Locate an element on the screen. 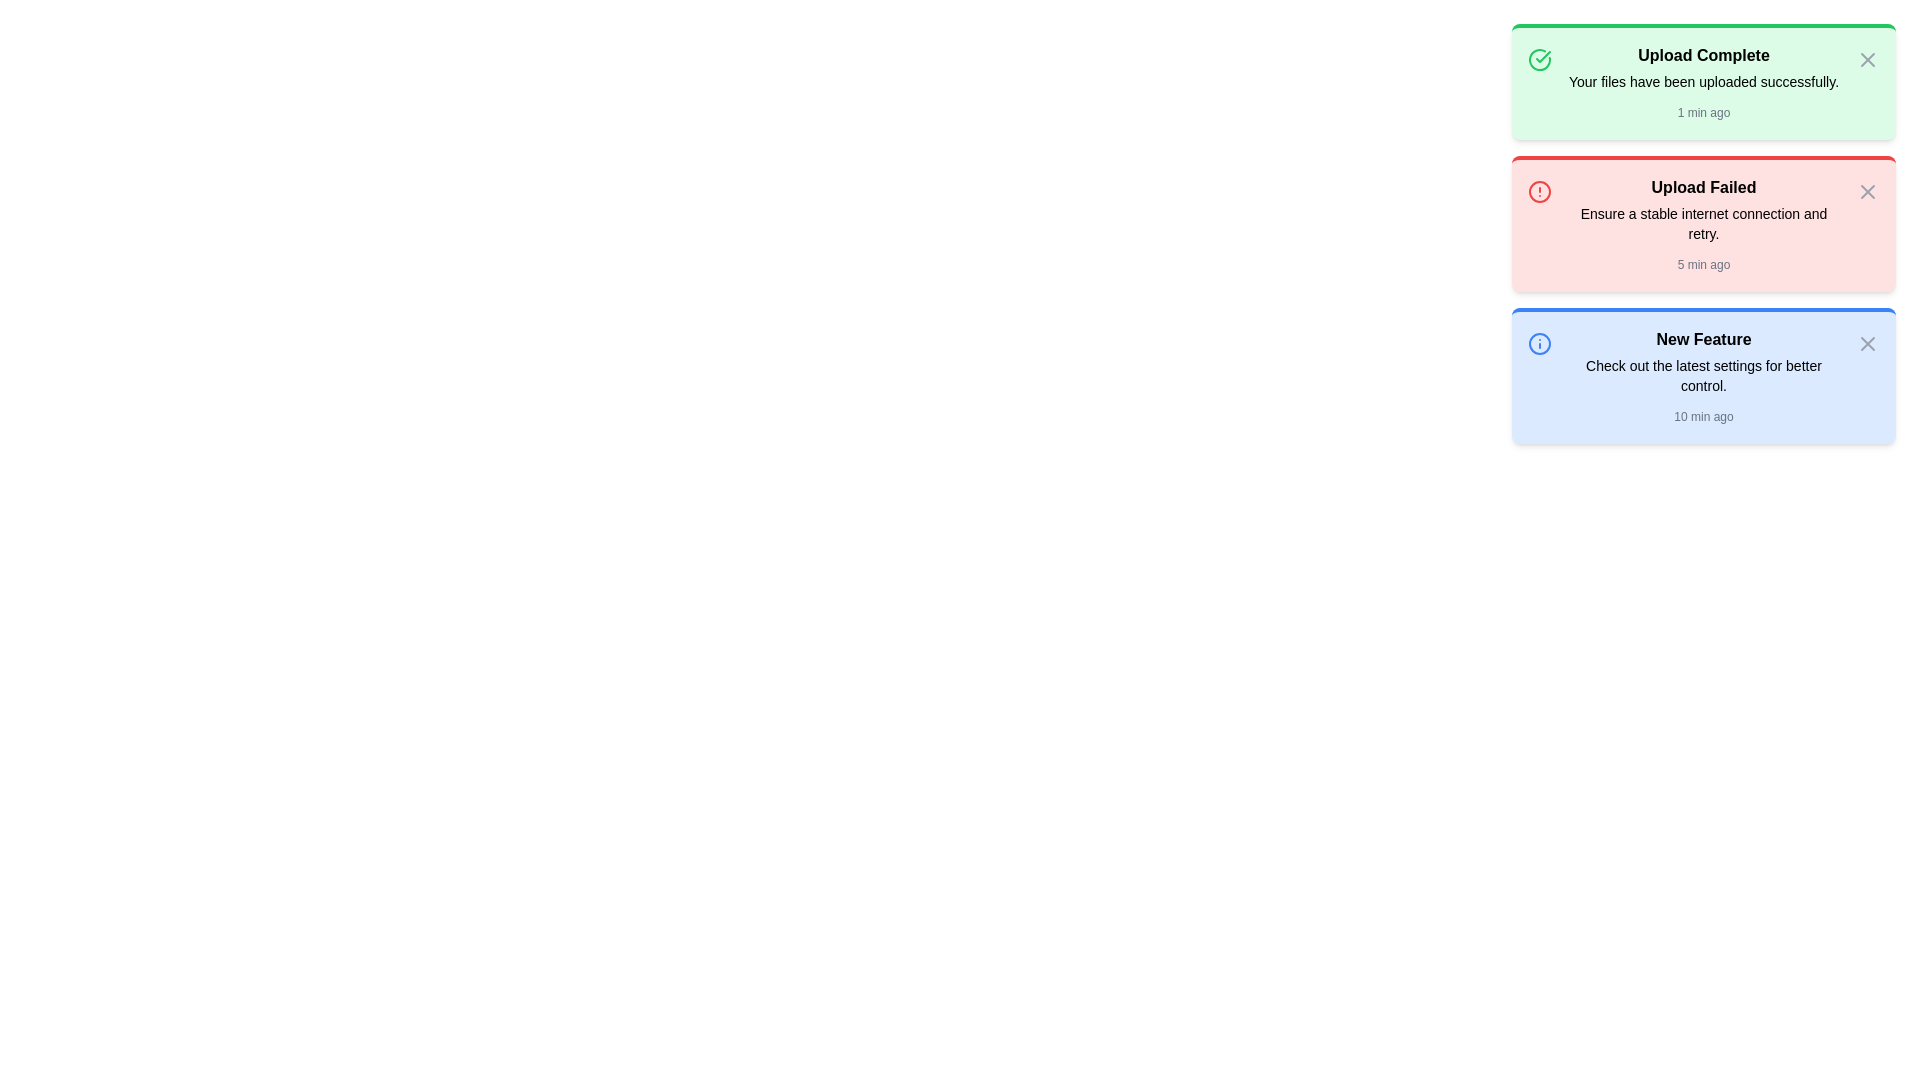  the close icon located in the top-right corner of the blue notification card labeled 'New Feature' is located at coordinates (1866, 342).